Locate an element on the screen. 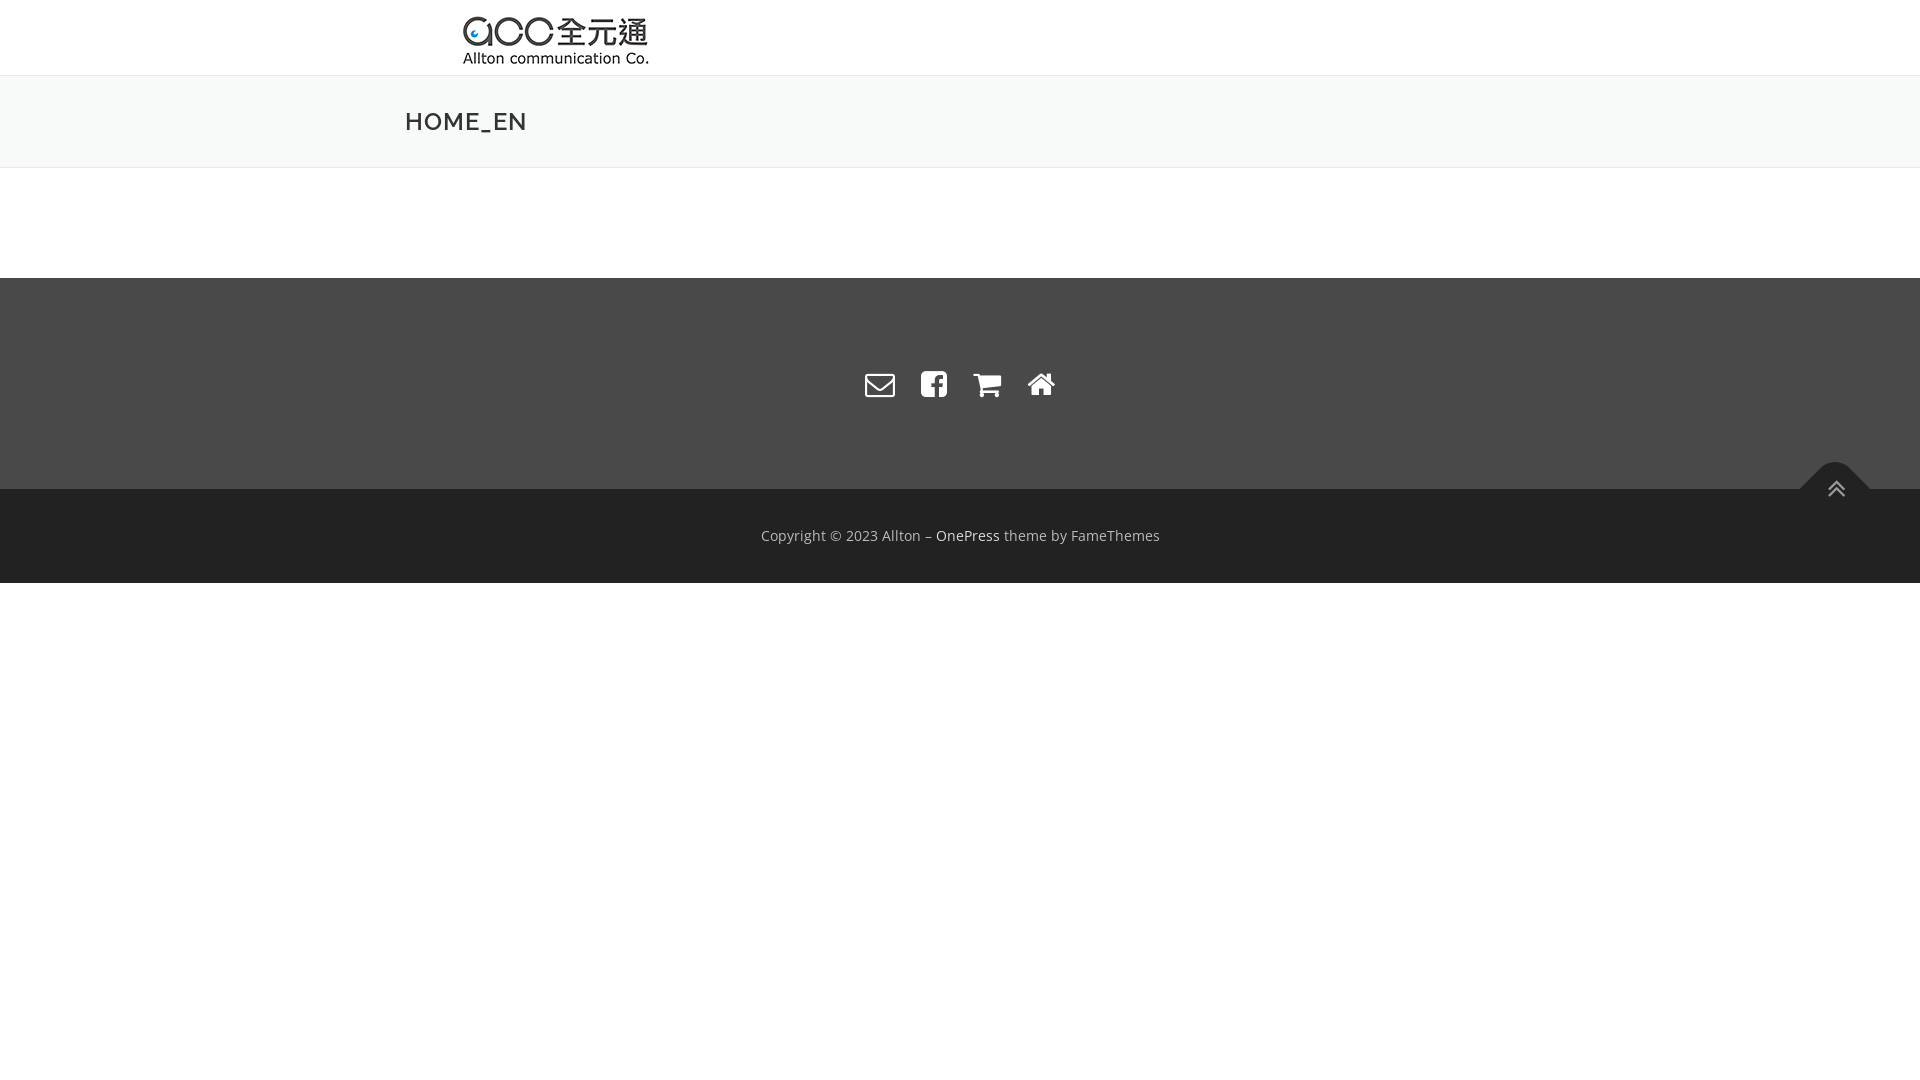  'Back To Top' is located at coordinates (1824, 478).